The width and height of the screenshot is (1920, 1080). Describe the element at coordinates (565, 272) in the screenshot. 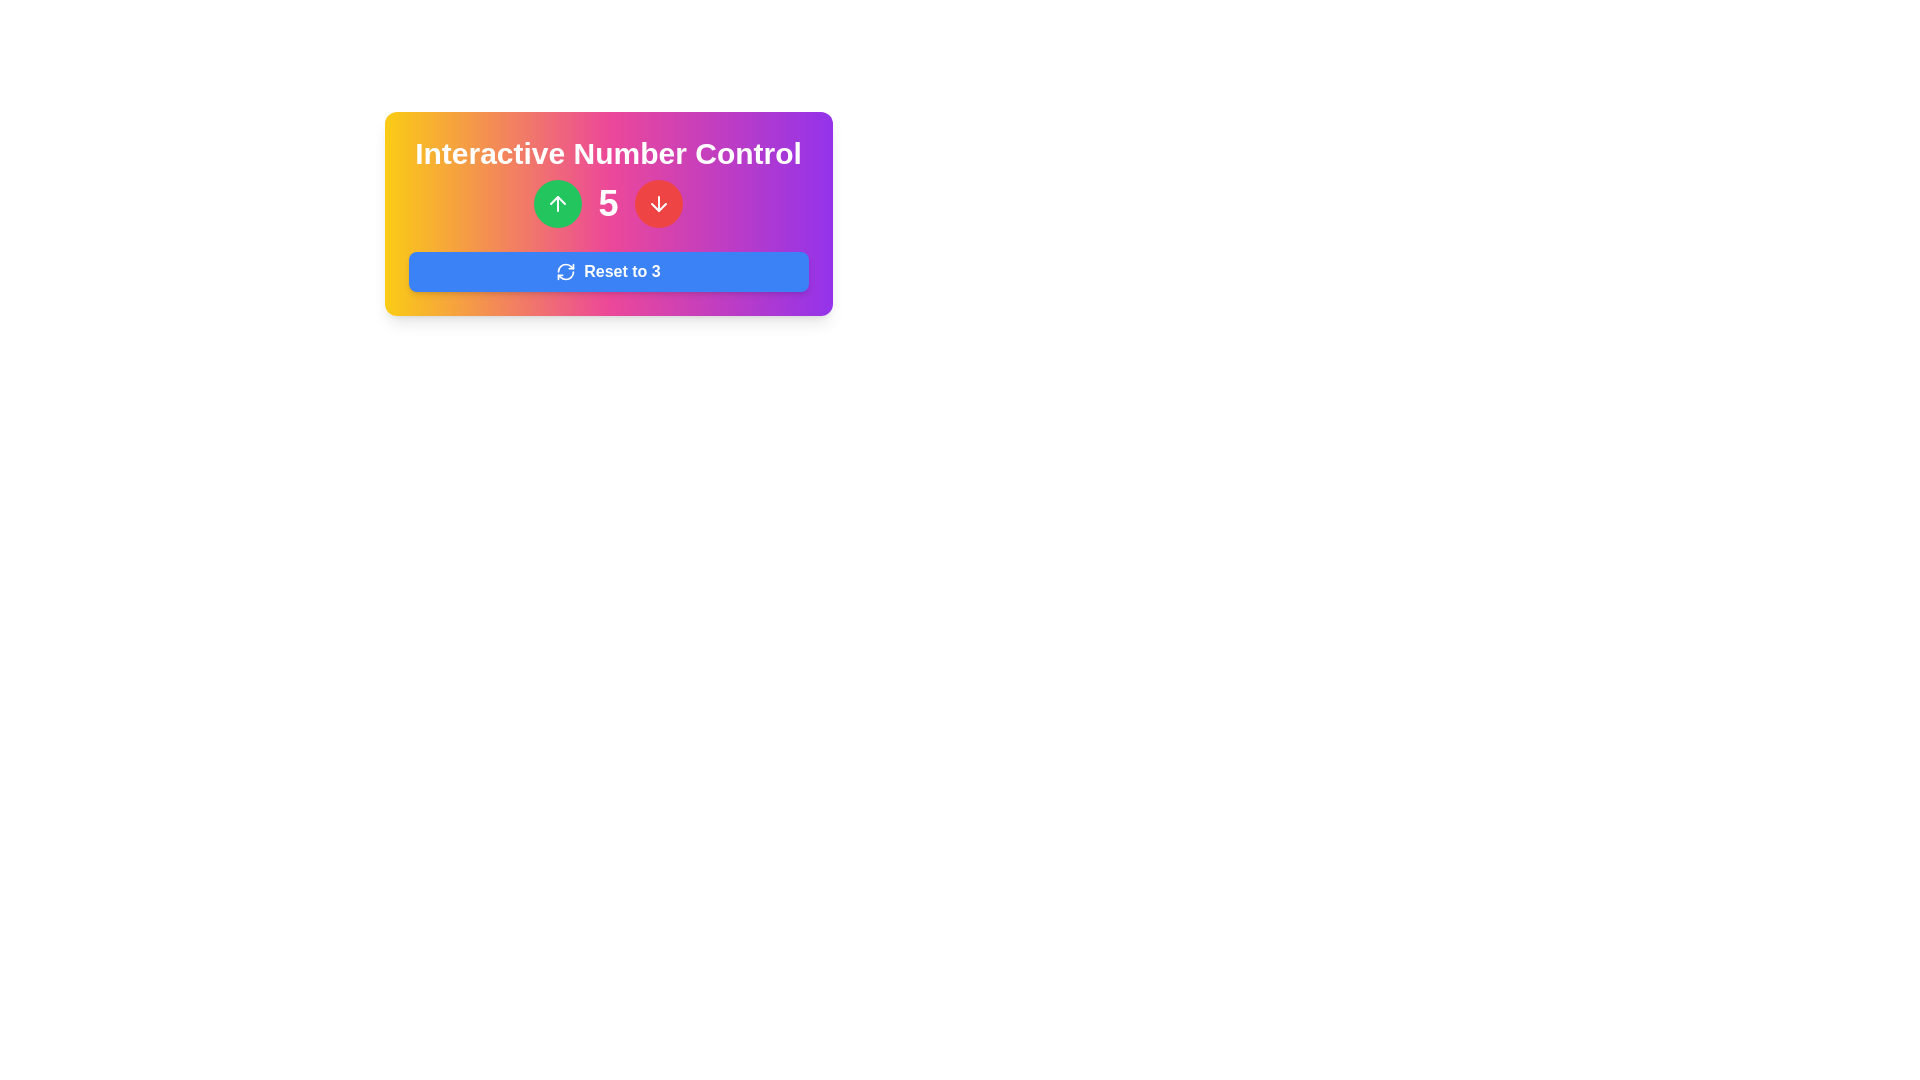

I see `the refresh icon within the blue 'Reset to 3' button` at that location.